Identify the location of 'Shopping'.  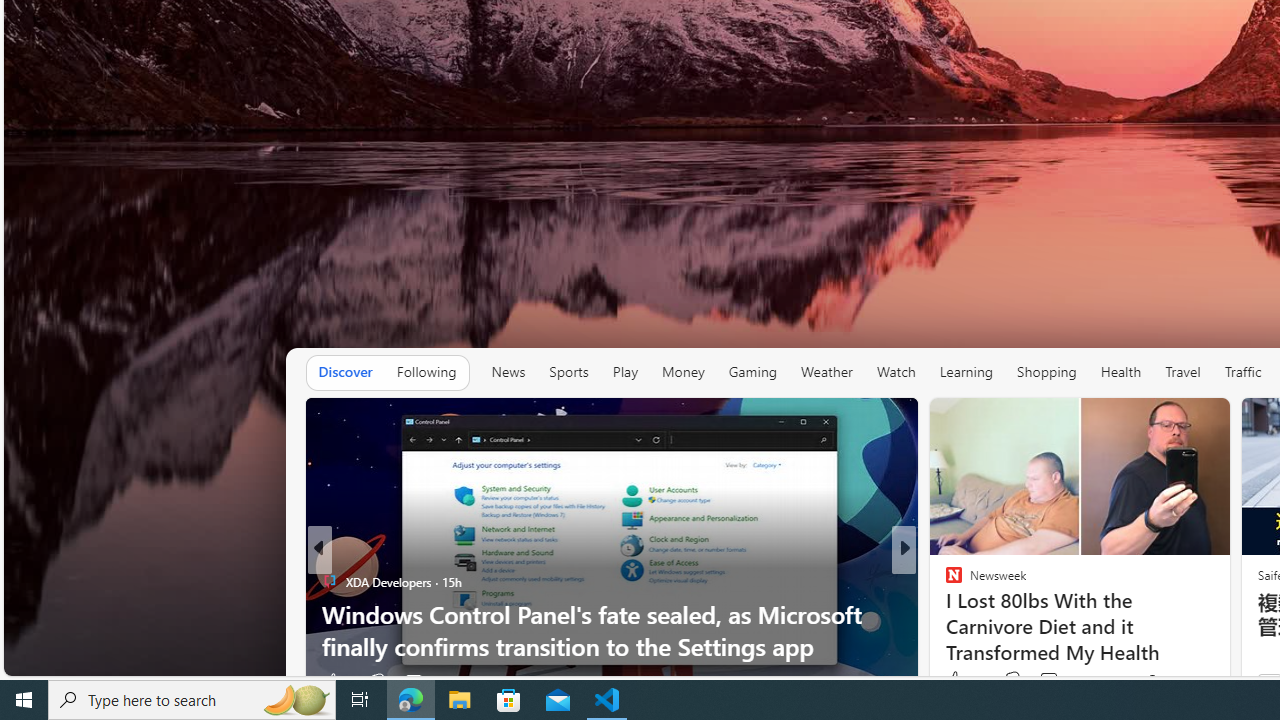
(1046, 371).